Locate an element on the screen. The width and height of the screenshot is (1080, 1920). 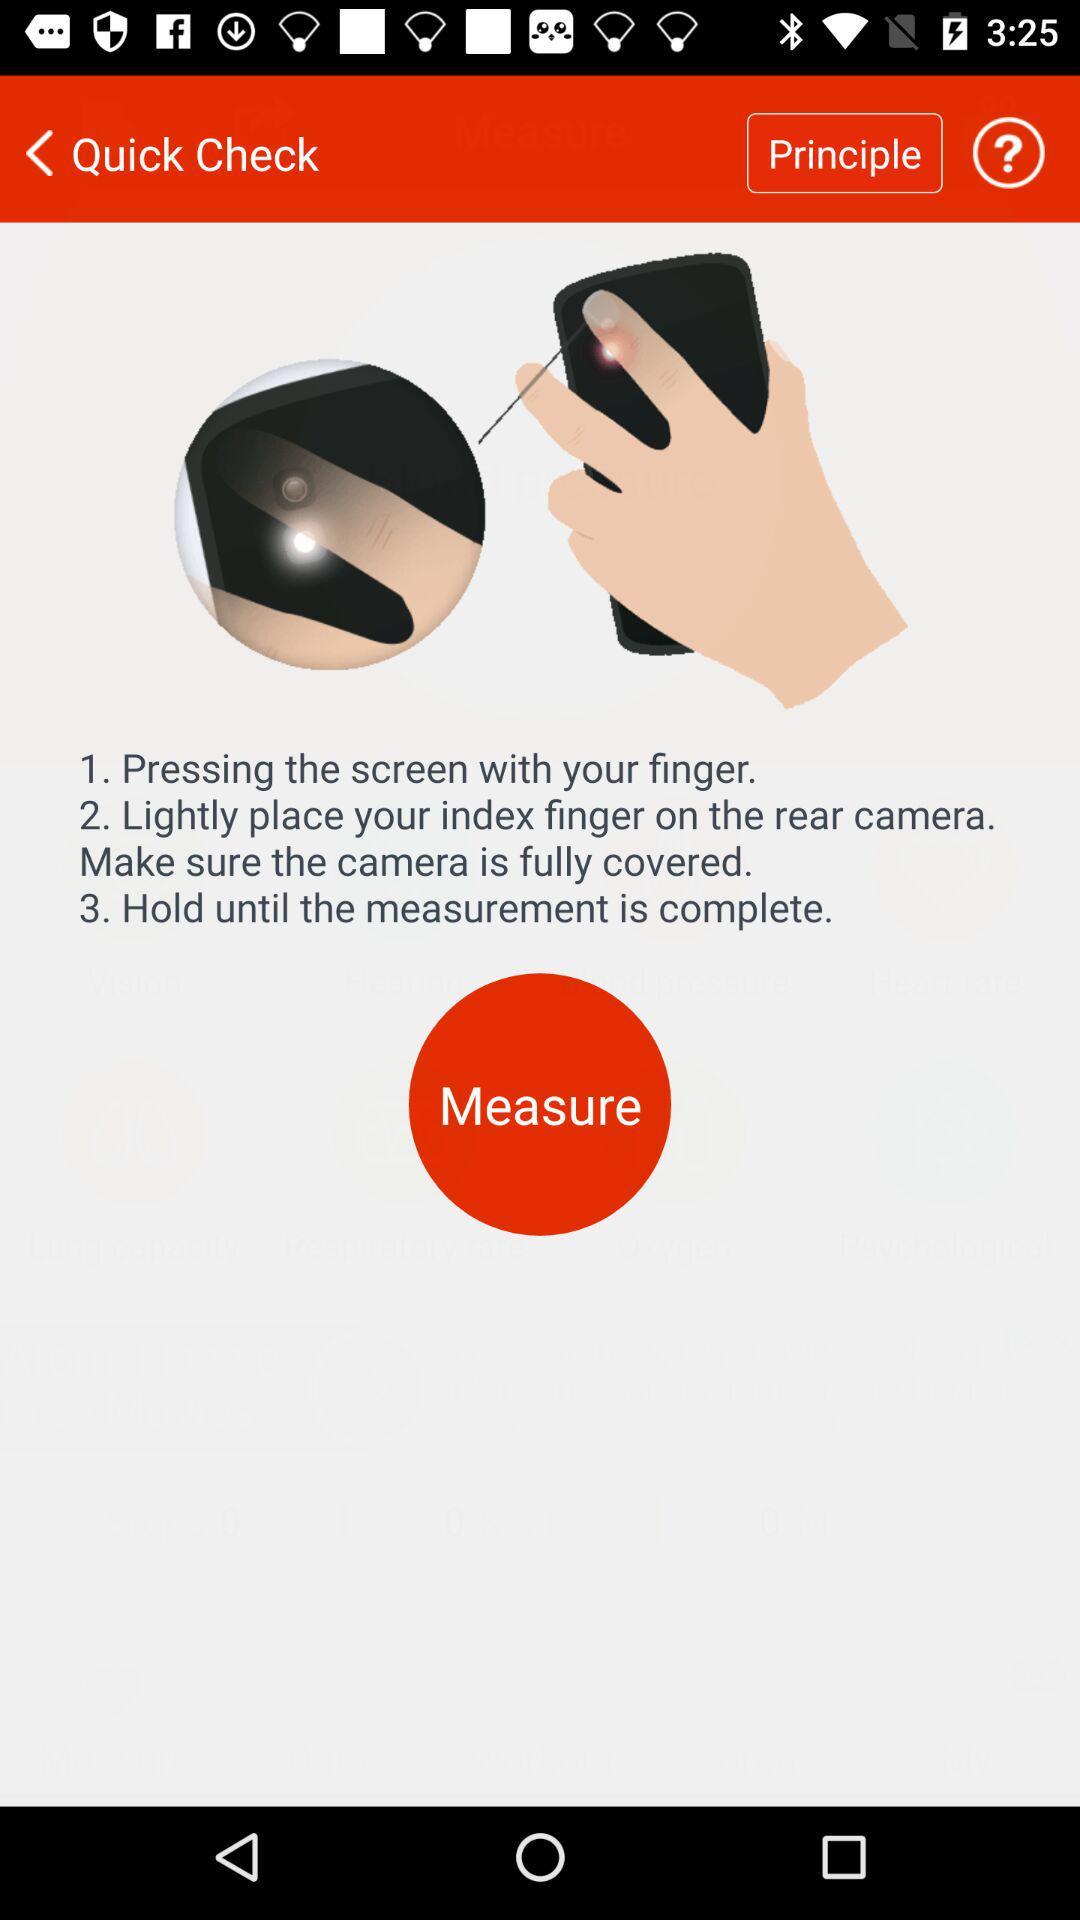
get help is located at coordinates (1008, 139).